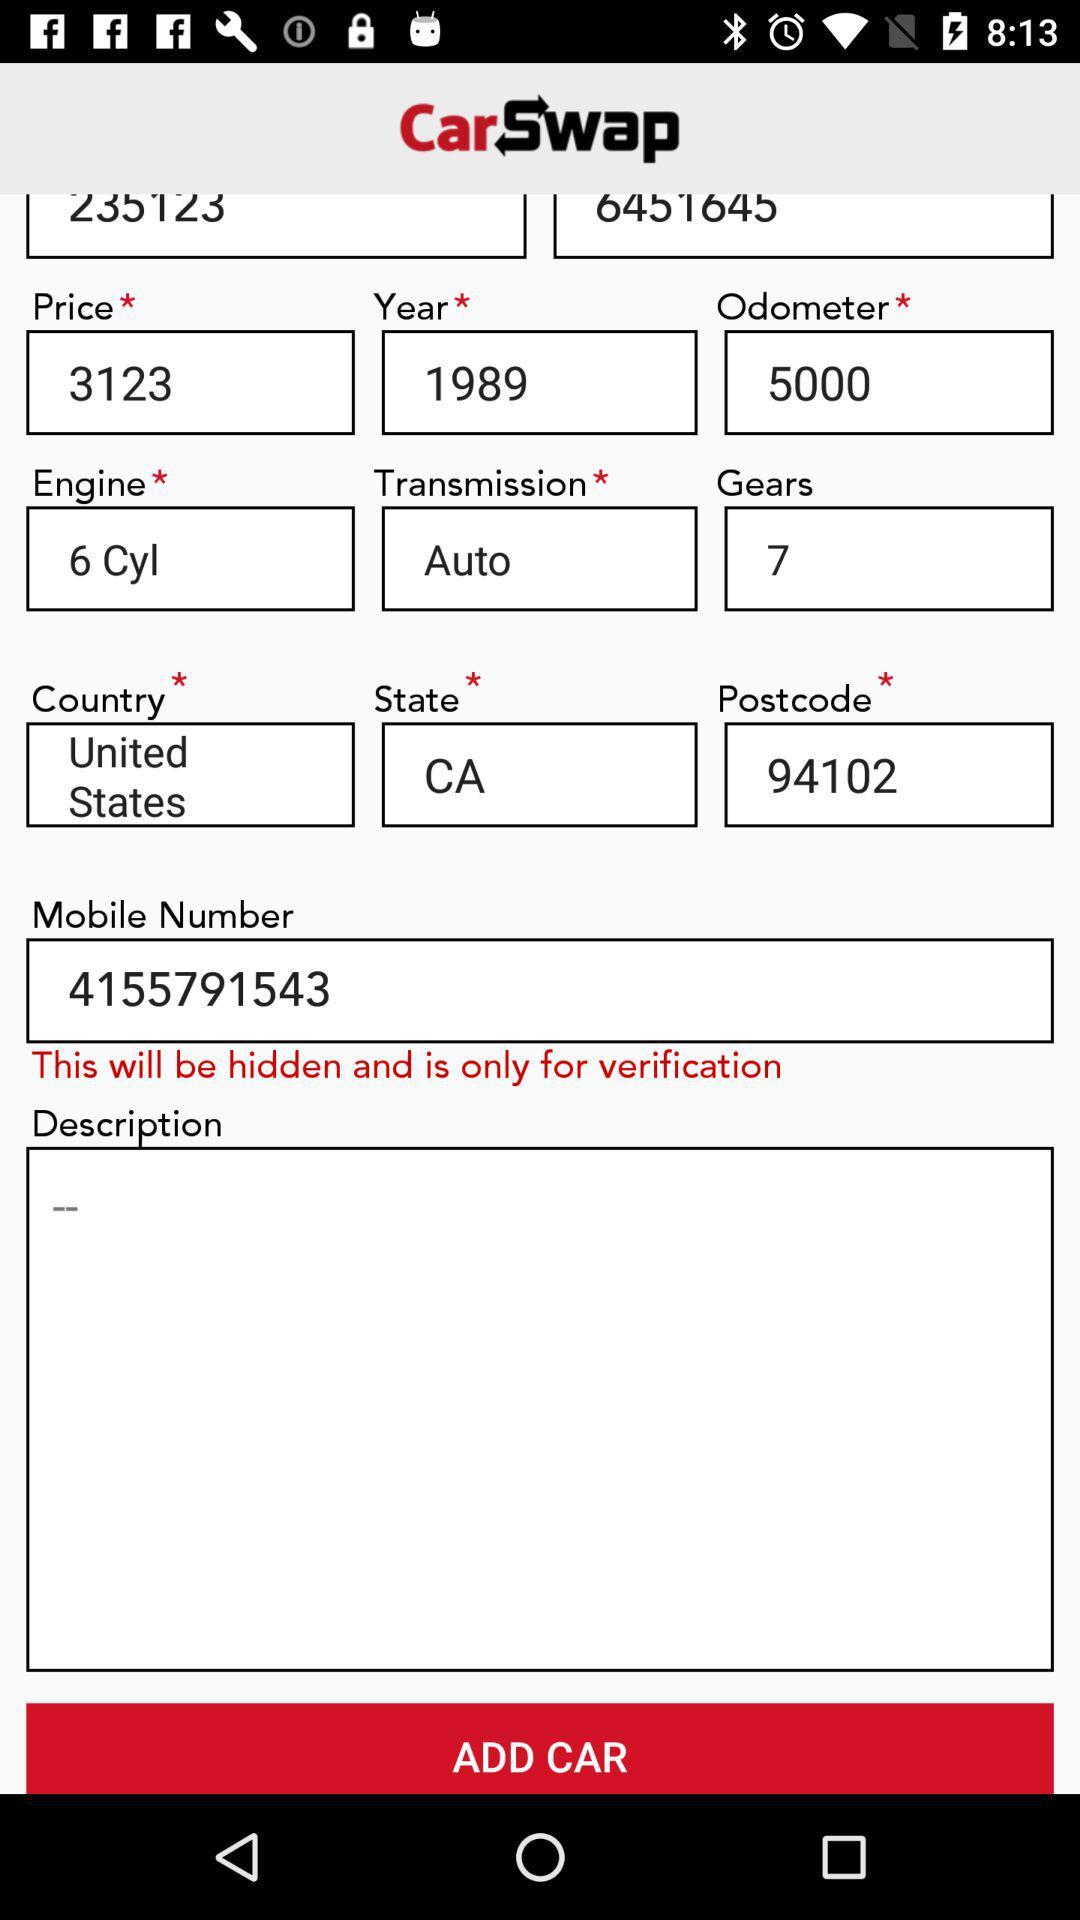 Image resolution: width=1080 pixels, height=1920 pixels. I want to click on item below year, so click(538, 382).